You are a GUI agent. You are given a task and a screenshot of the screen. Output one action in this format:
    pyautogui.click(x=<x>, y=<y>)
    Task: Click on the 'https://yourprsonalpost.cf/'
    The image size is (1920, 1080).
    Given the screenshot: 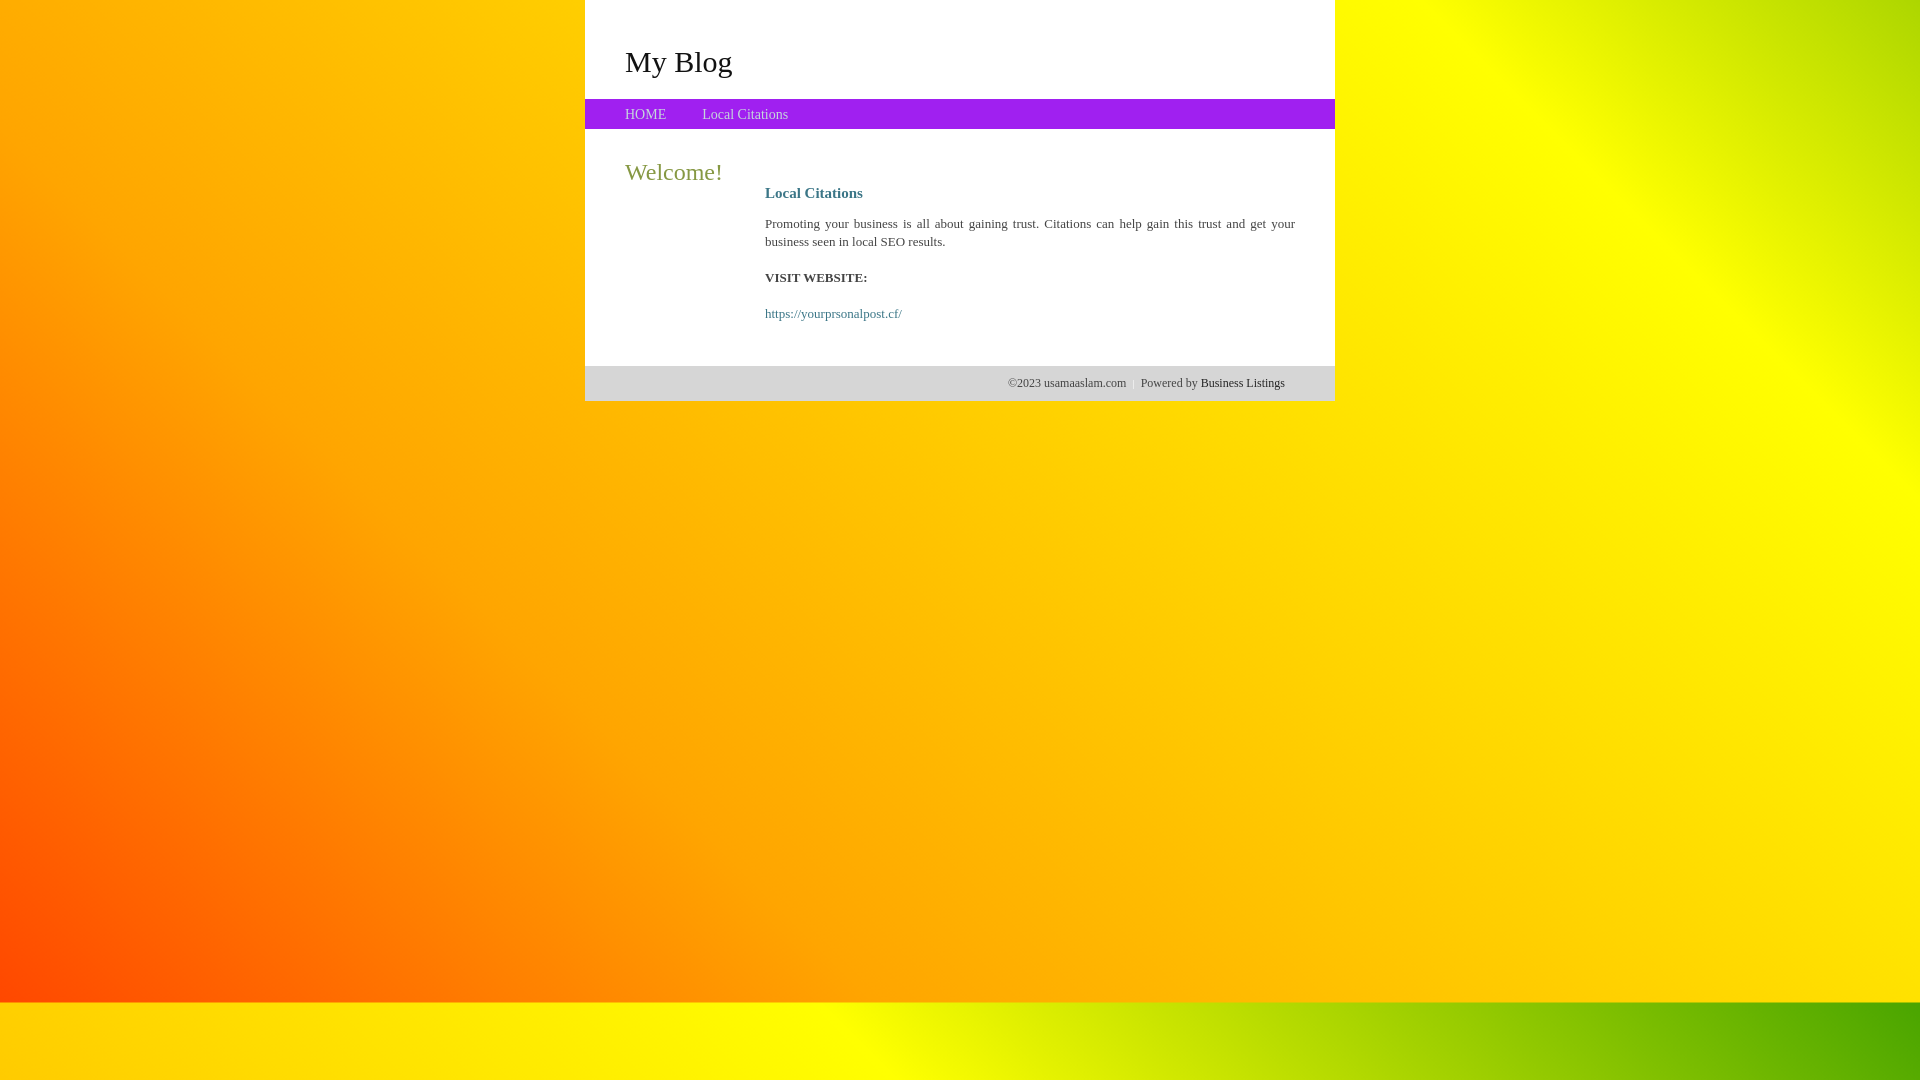 What is the action you would take?
    pyautogui.click(x=833, y=313)
    